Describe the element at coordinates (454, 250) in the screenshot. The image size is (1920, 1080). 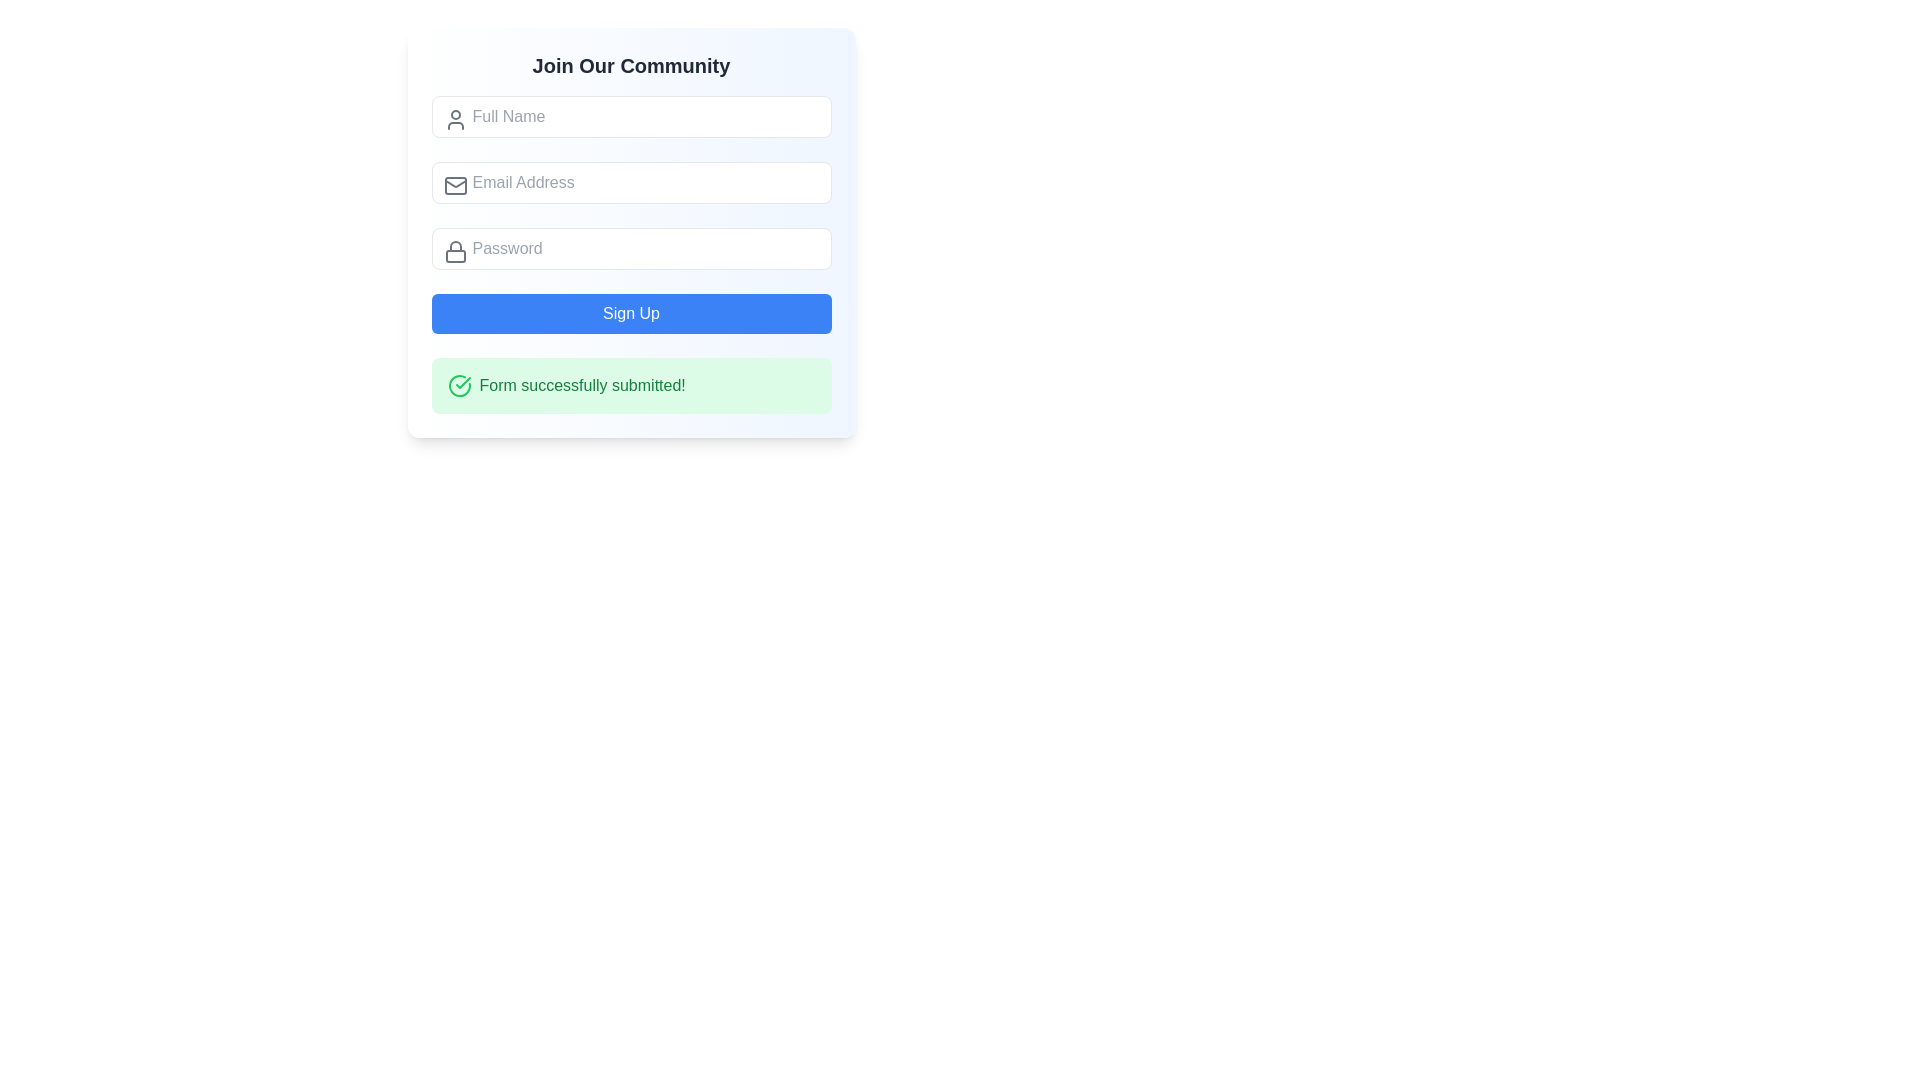
I see `the decorative icon within the password input field, located at the top left corner, to signal its purpose for entering a password` at that location.